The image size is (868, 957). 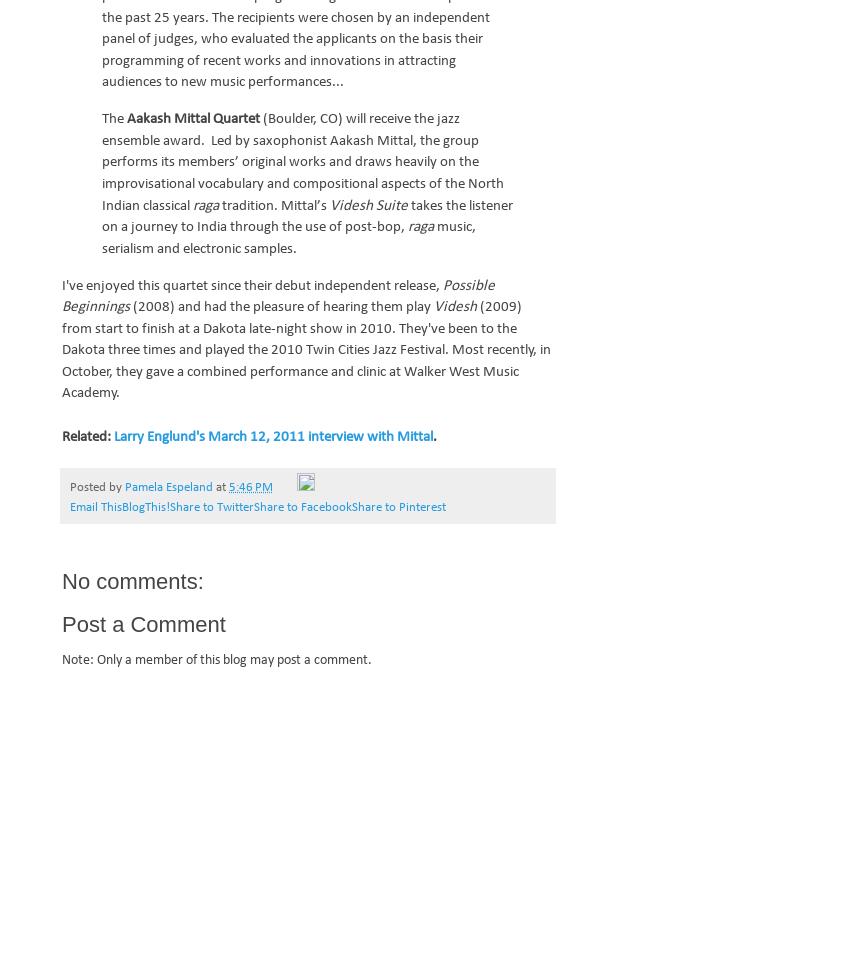 I want to click on 'Posted by', so click(x=97, y=487).